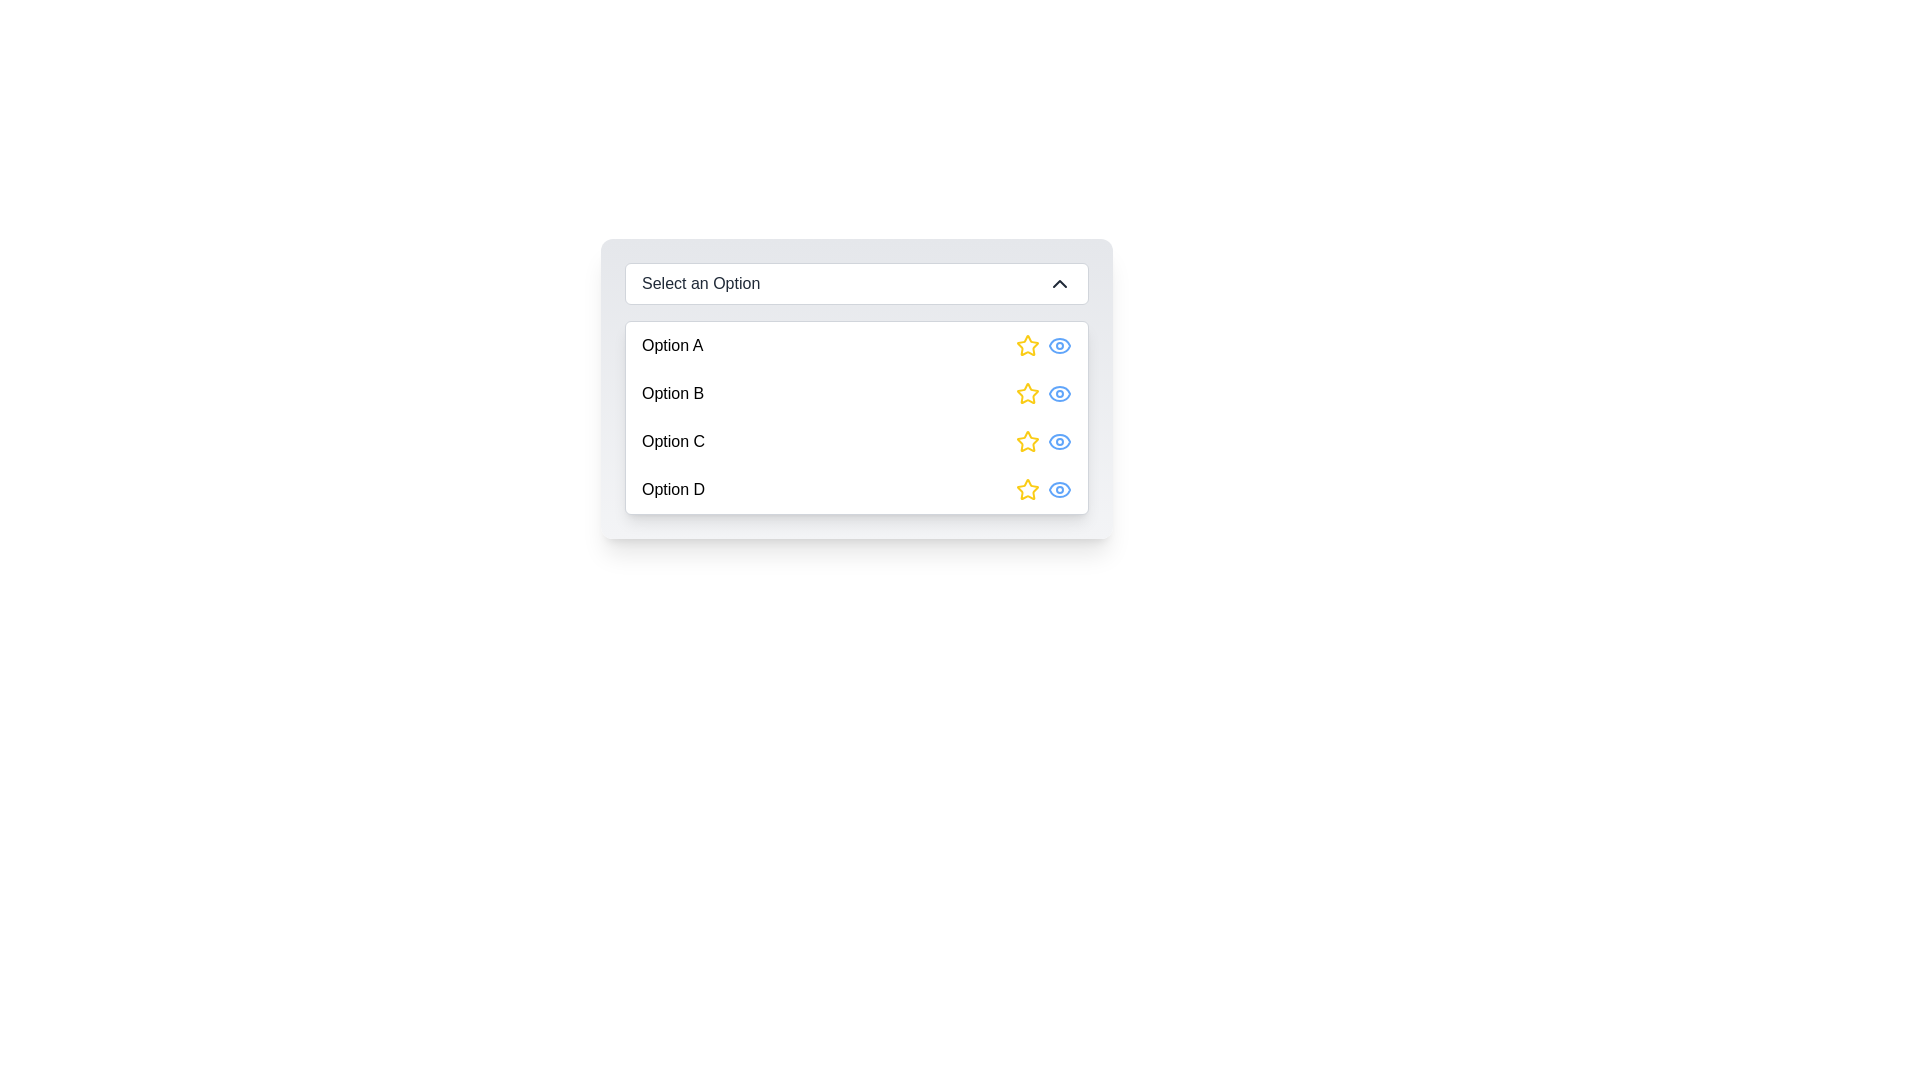 This screenshot has height=1080, width=1920. Describe the element at coordinates (1027, 441) in the screenshot. I see `the yellow star-shaped SVG icon, which is the leftmost element in the horizontal row under 'Option C' in the drop-down menu` at that location.